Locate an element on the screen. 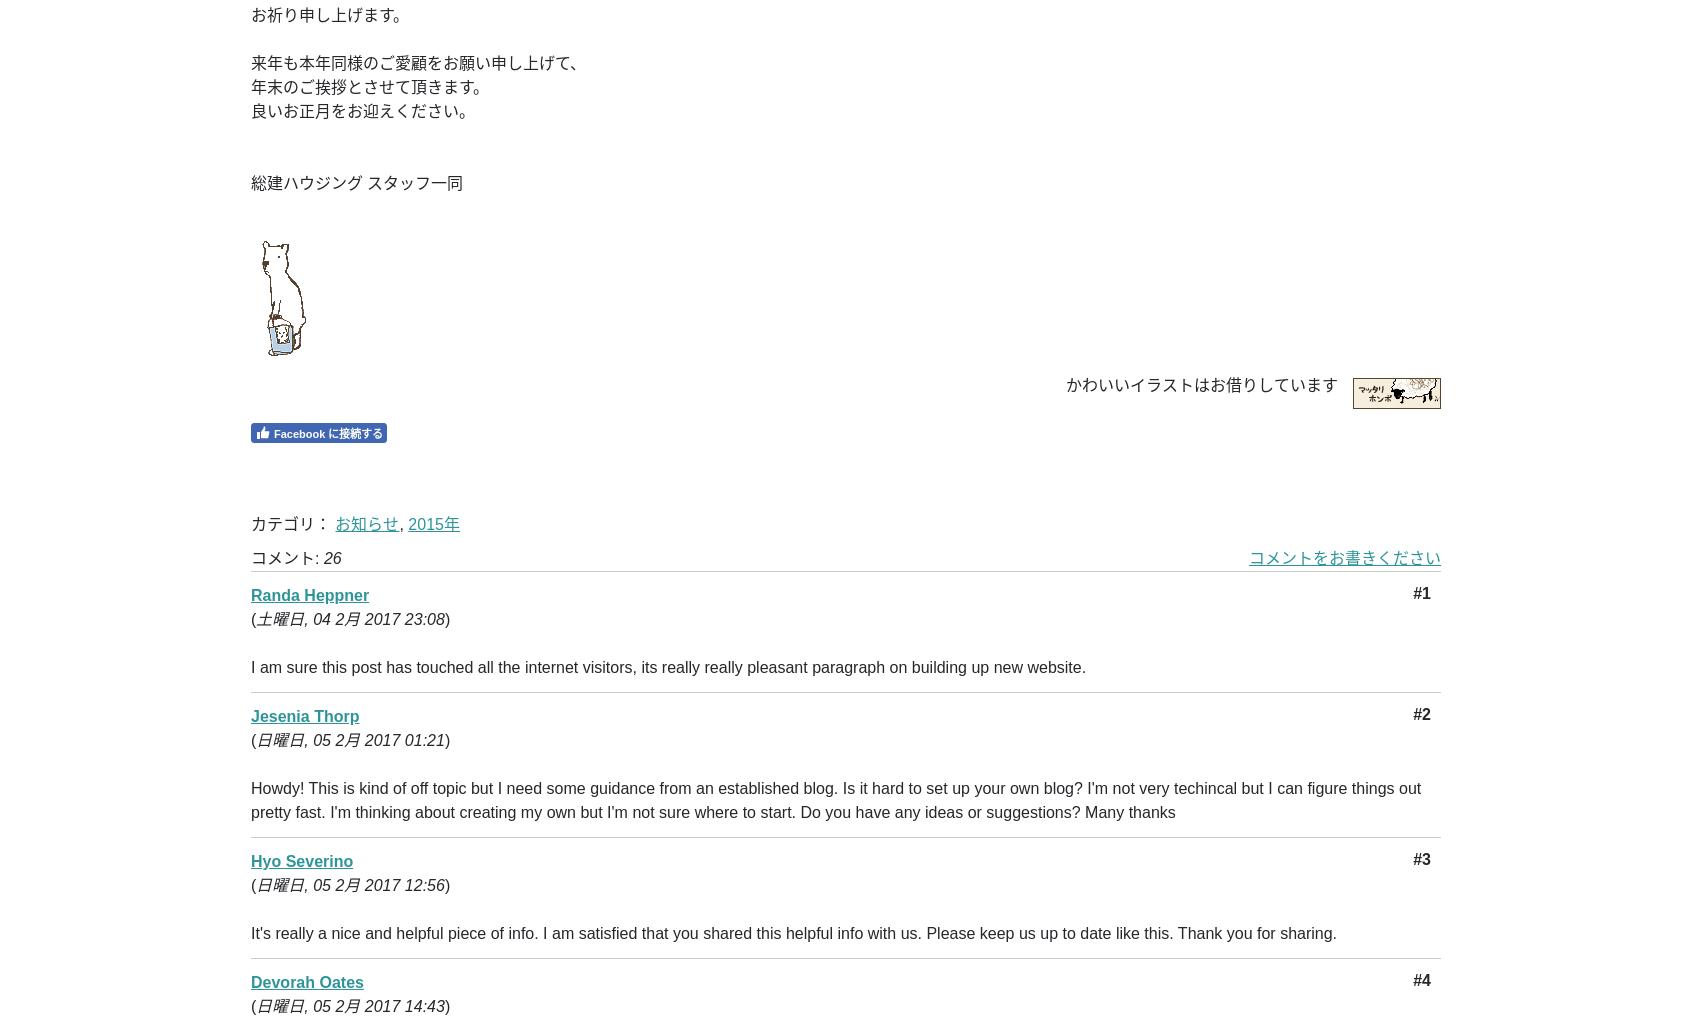 The image size is (1692, 1036). '日曜日, 05 2月 2017 14:43' is located at coordinates (349, 1006).